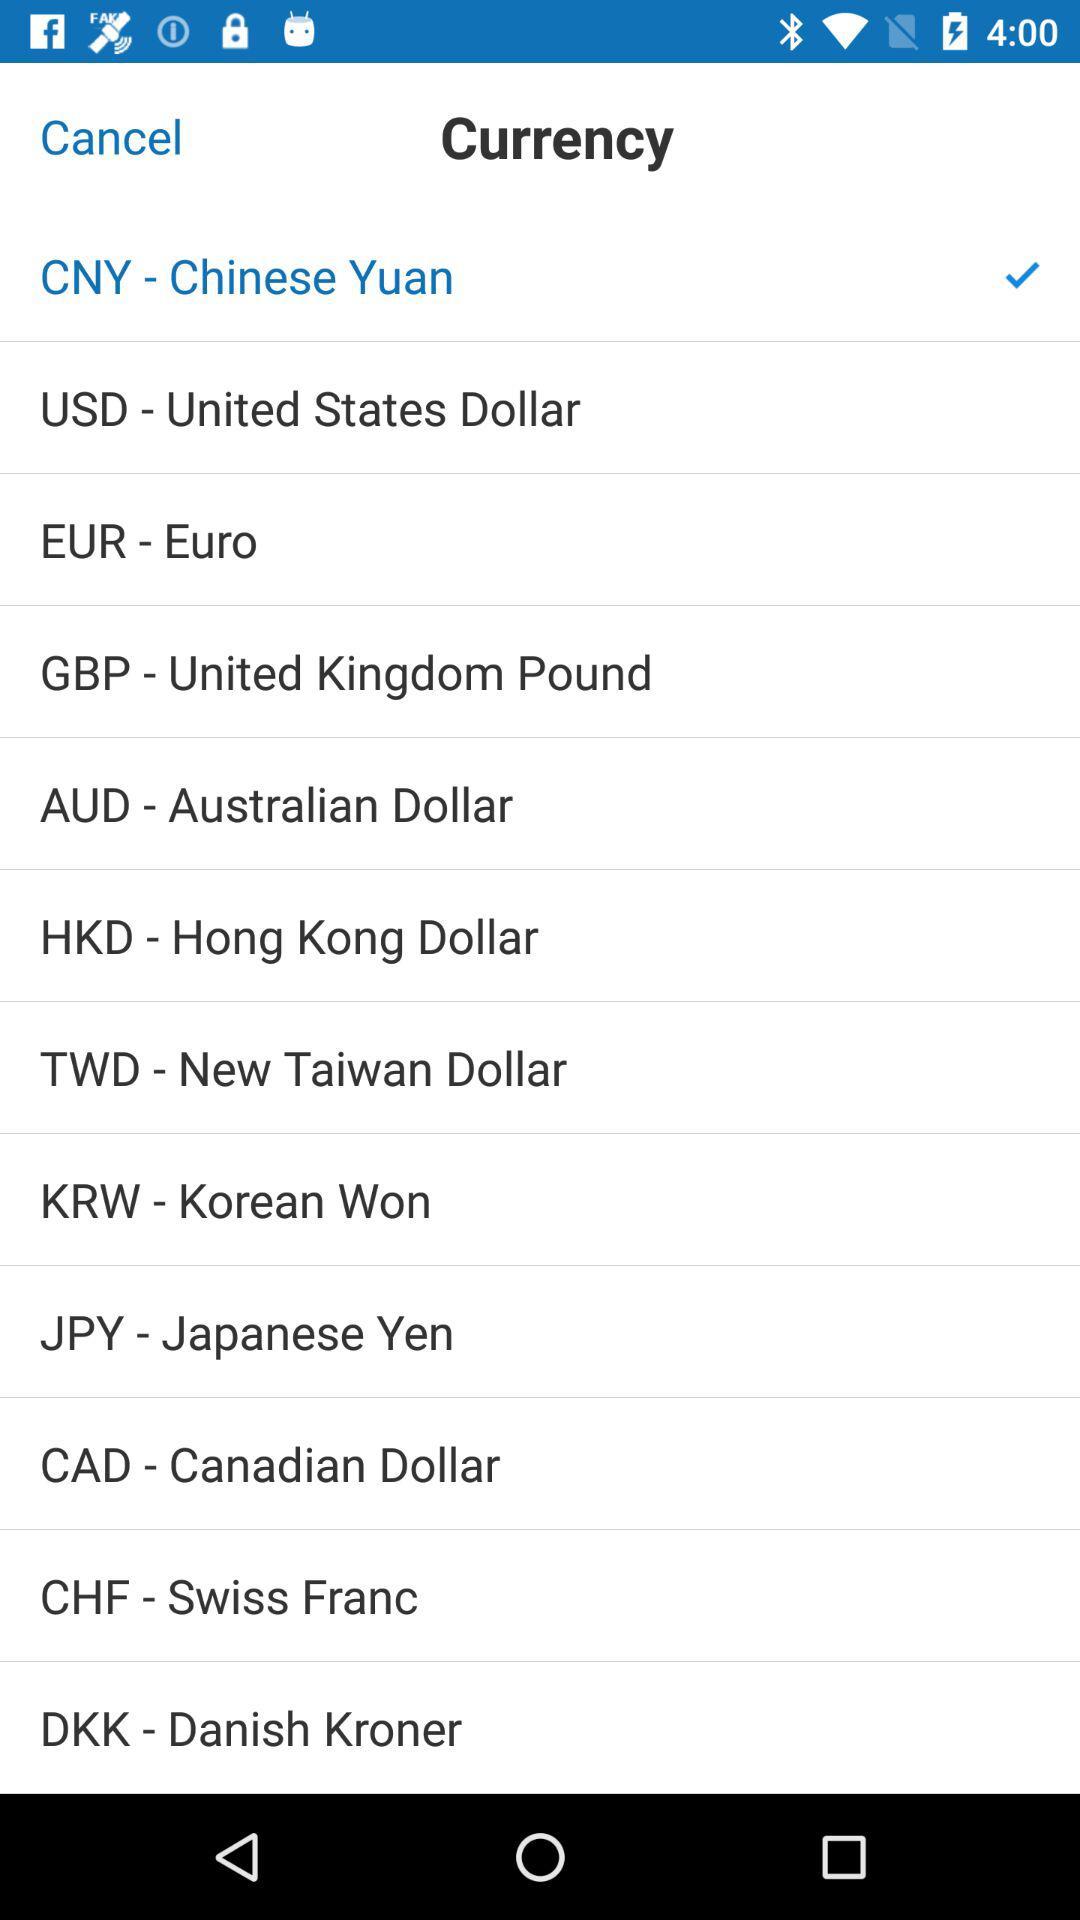 The width and height of the screenshot is (1080, 1920). I want to click on the twd new taiwan, so click(540, 1066).